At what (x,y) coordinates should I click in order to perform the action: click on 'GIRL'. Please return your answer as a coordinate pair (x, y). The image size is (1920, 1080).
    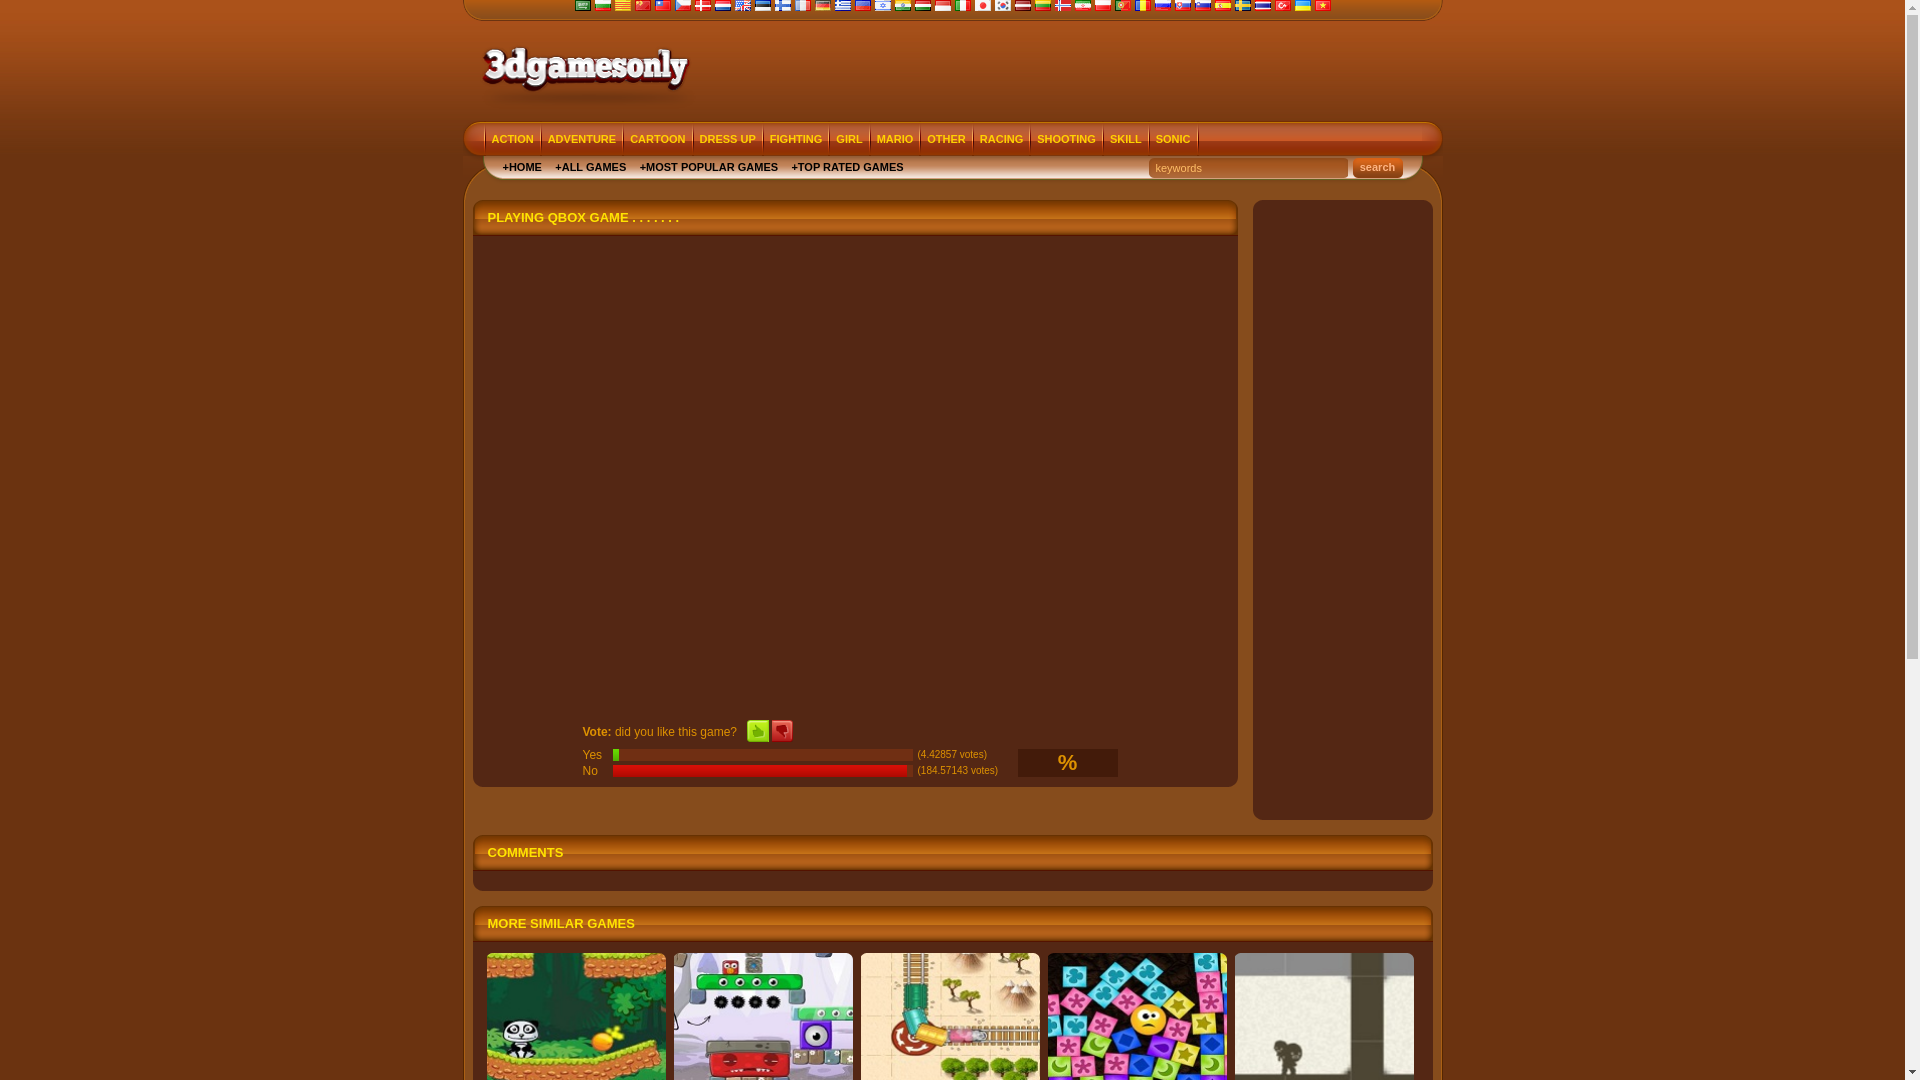
    Looking at the image, I should click on (849, 138).